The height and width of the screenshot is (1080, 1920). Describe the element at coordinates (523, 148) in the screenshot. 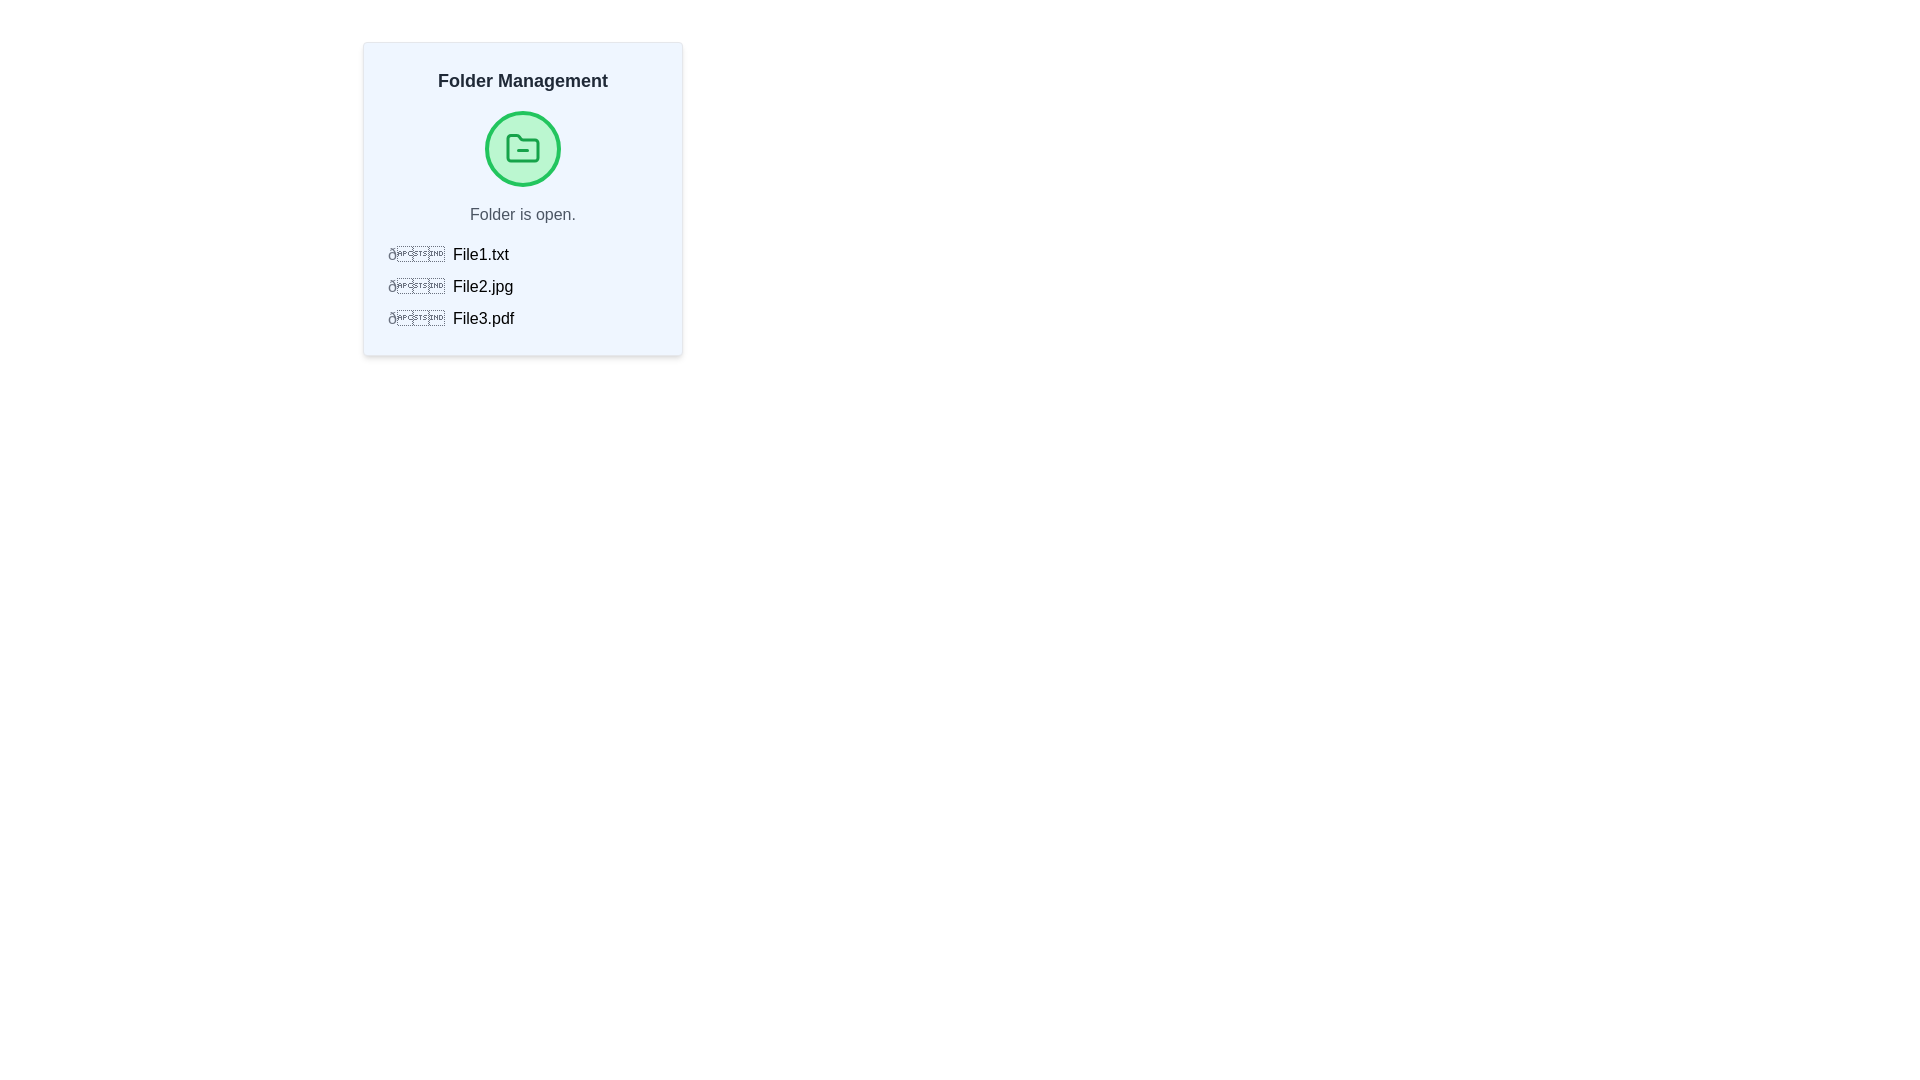

I see `the circular green button with a folder icon and minus sign located in the 'Folder Management' widget to trigger the tooltip or visual effect` at that location.